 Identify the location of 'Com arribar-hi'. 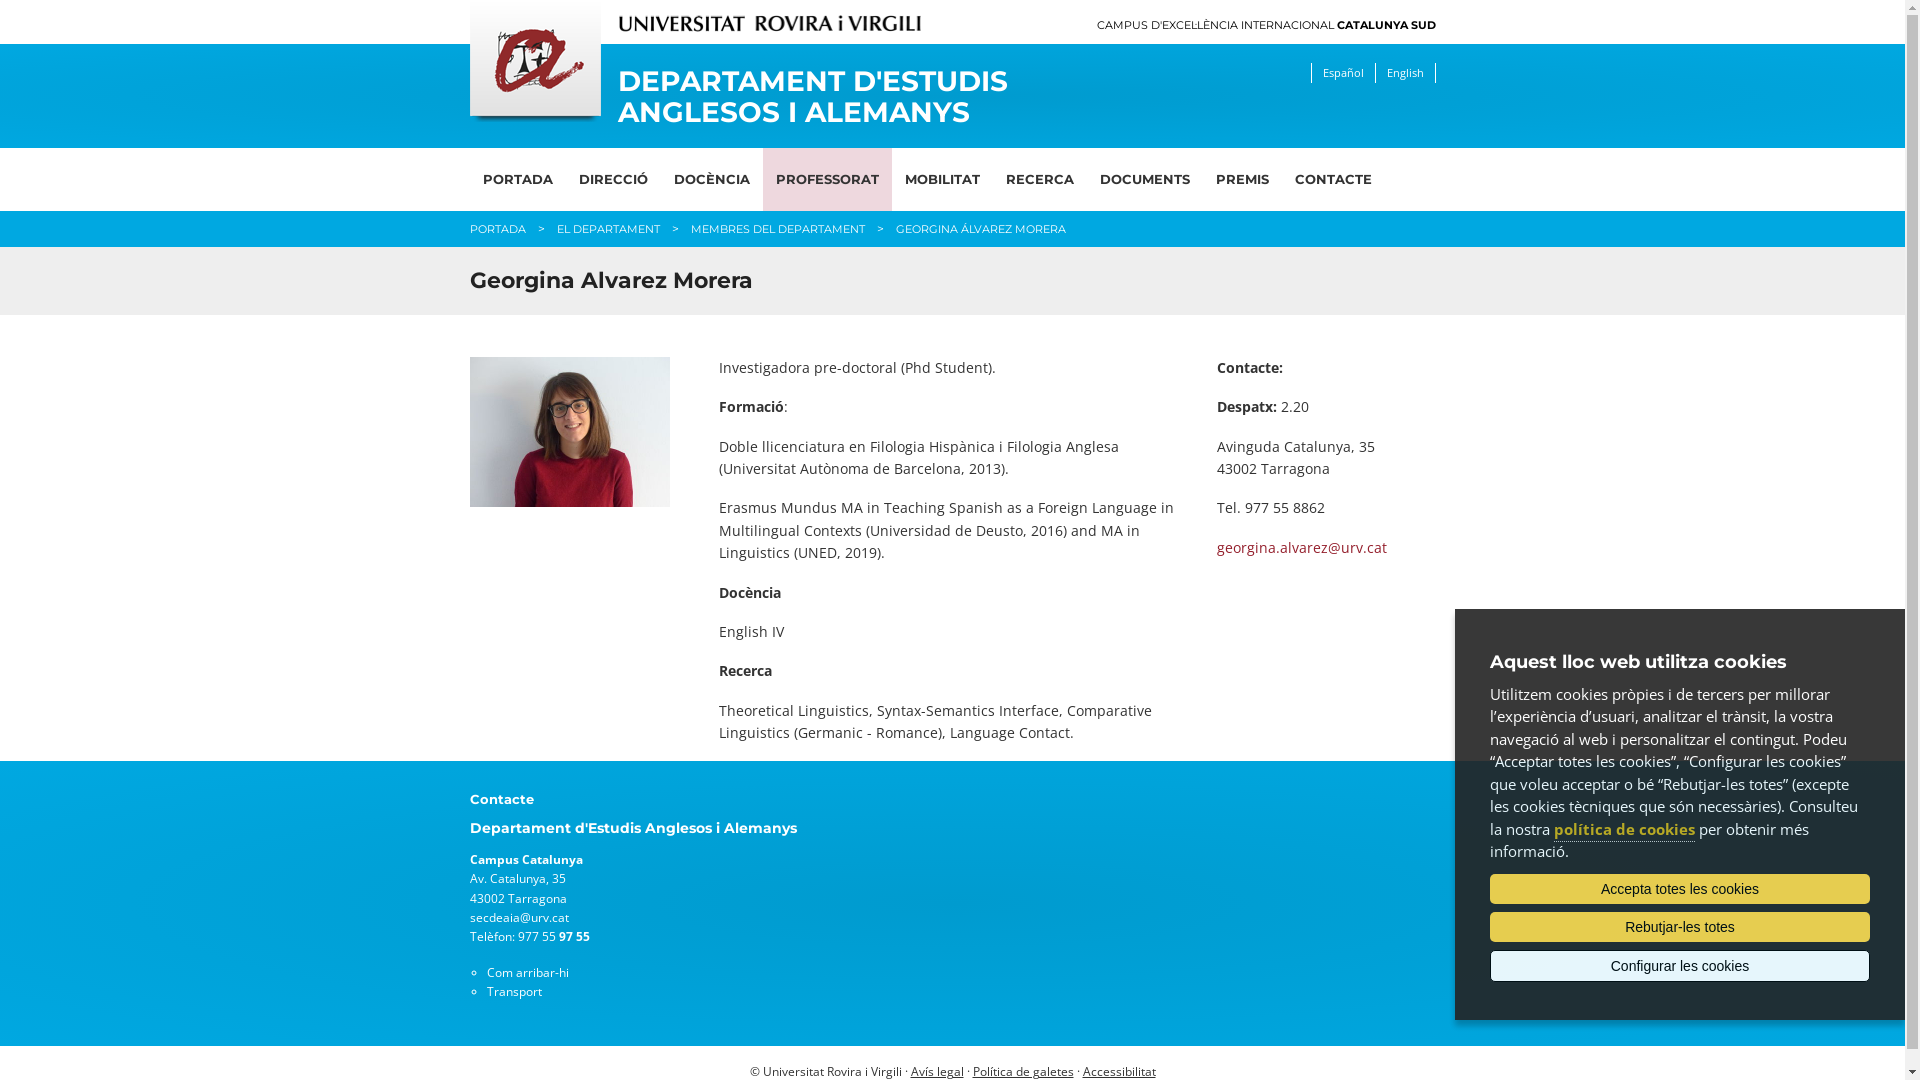
(527, 971).